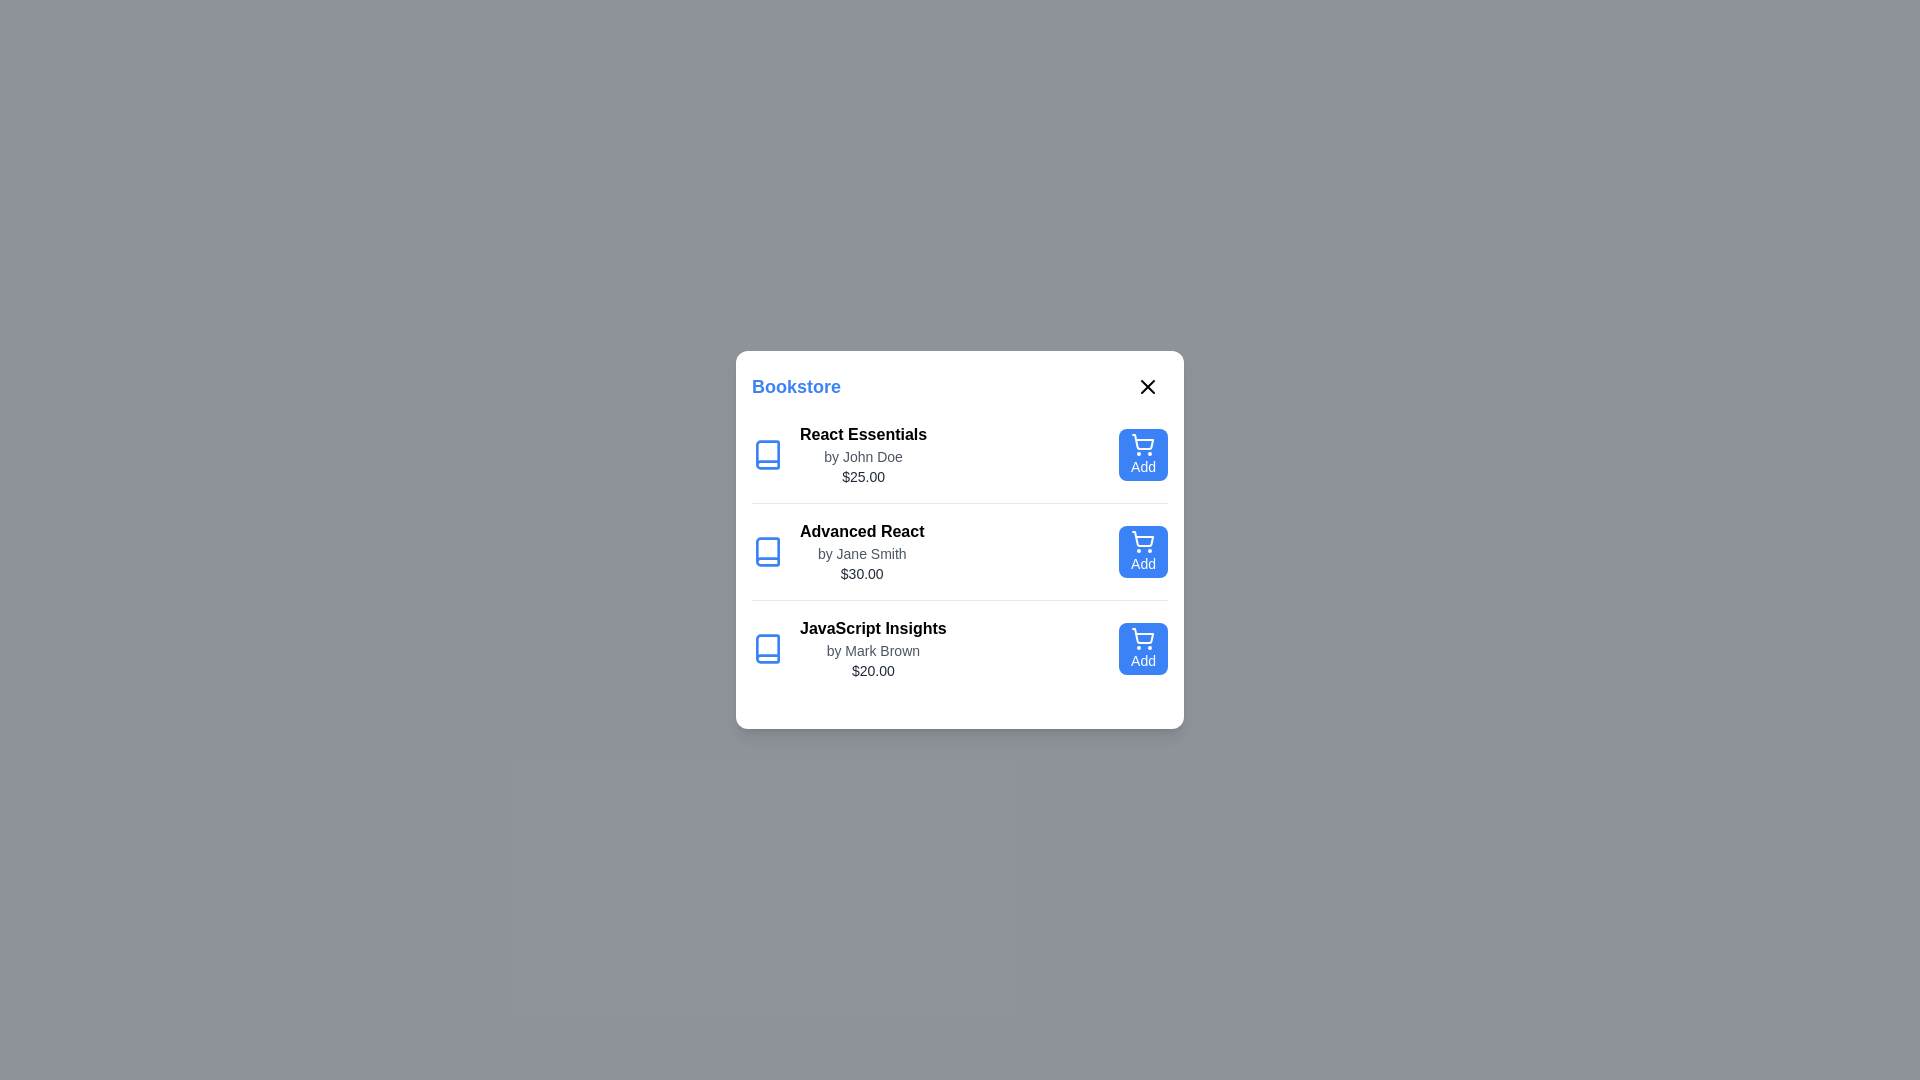  What do you see at coordinates (859, 648) in the screenshot?
I see `the details of the book titled JavaScript Insights` at bounding box center [859, 648].